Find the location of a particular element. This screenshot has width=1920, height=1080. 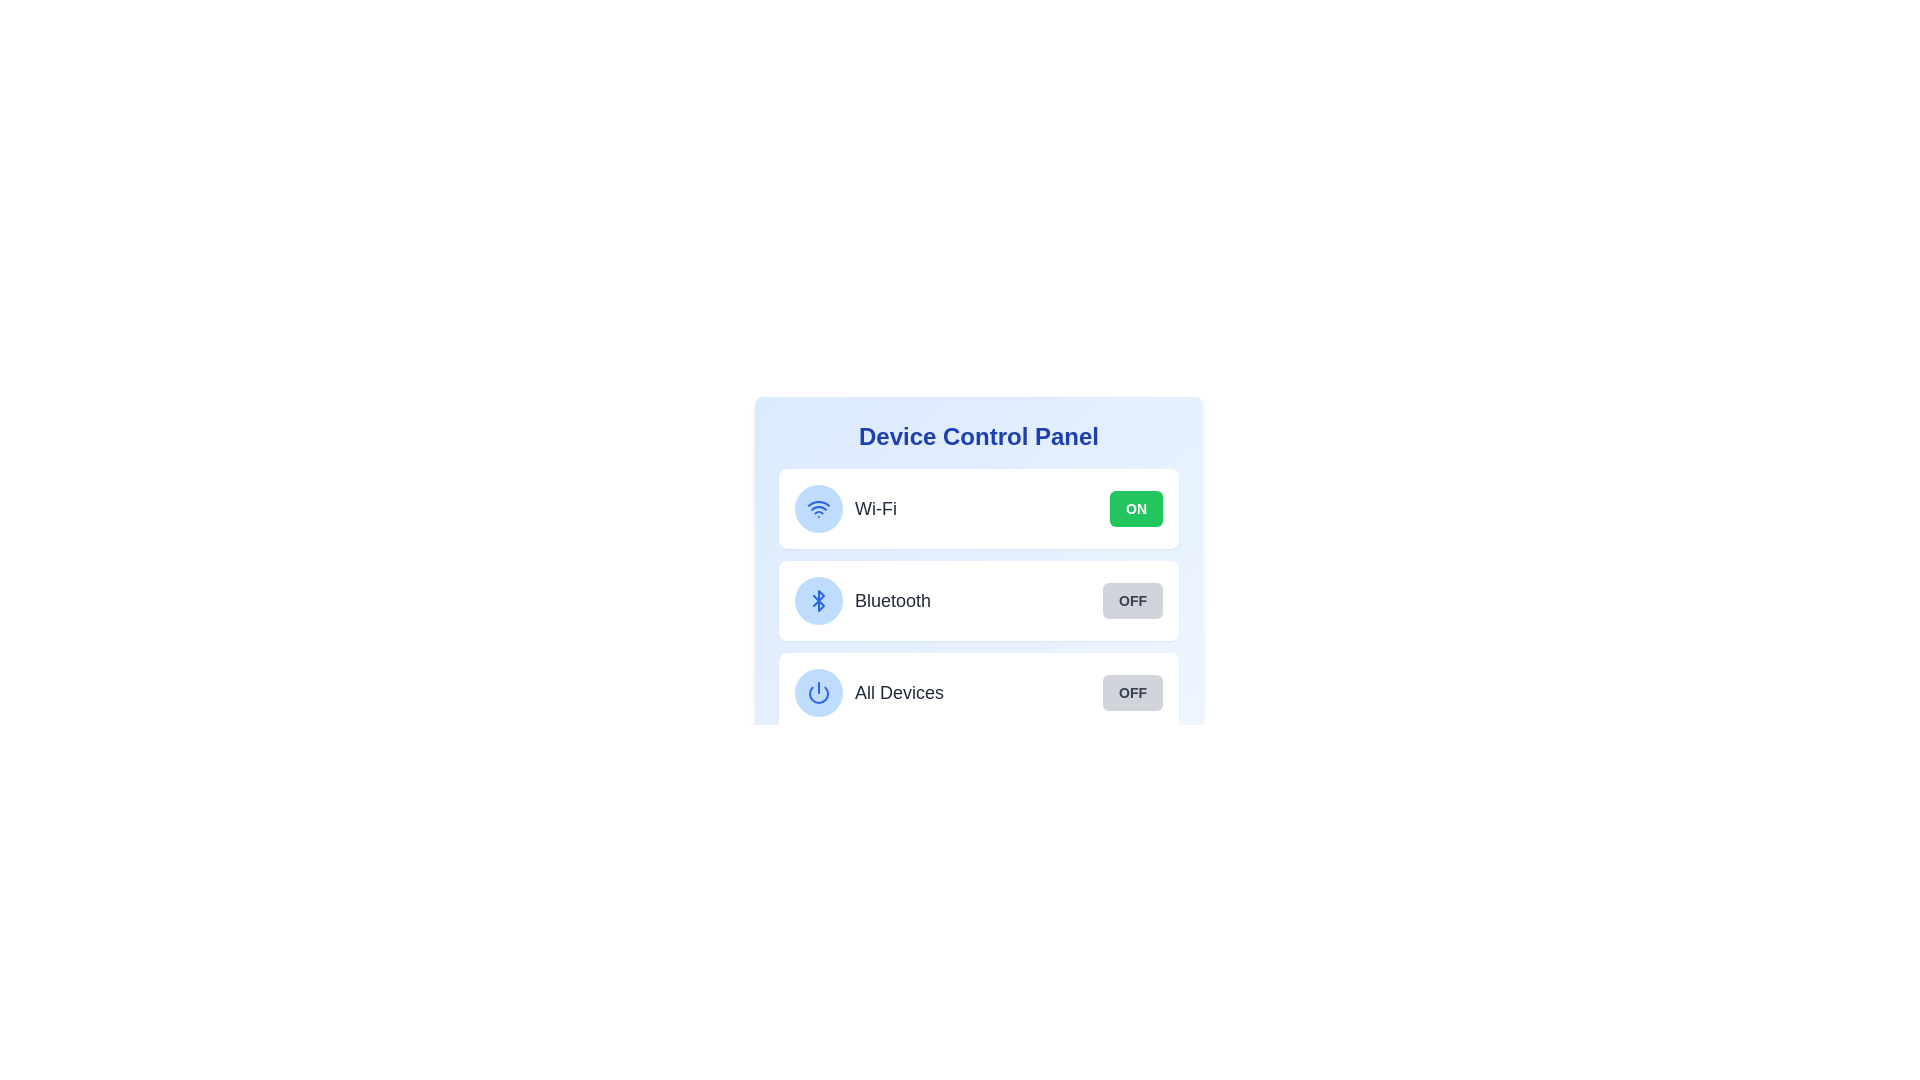

the Text Label that serves as the title for the user interface section, located at the top of the rectangular panel above the settings list is located at coordinates (979, 435).